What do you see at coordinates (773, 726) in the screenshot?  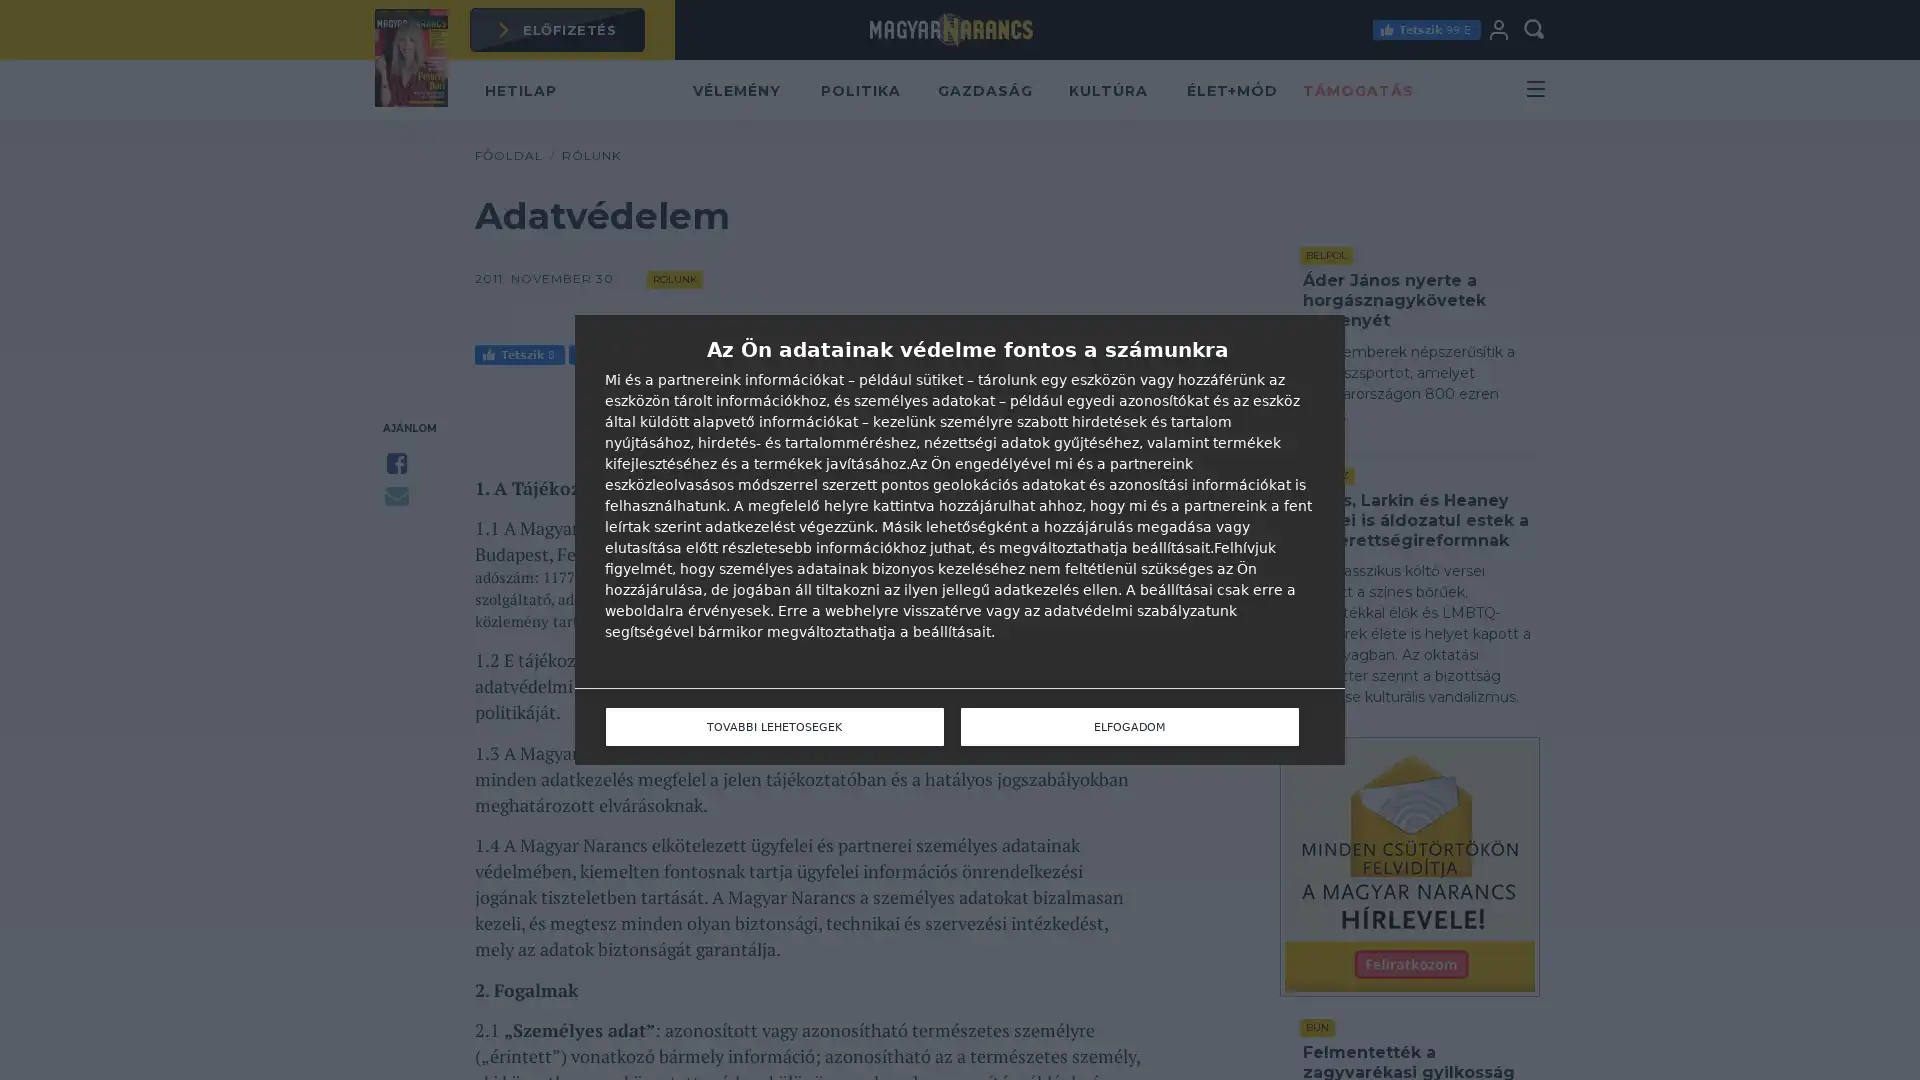 I see `TOVABBI LEHETOSEGEK` at bounding box center [773, 726].